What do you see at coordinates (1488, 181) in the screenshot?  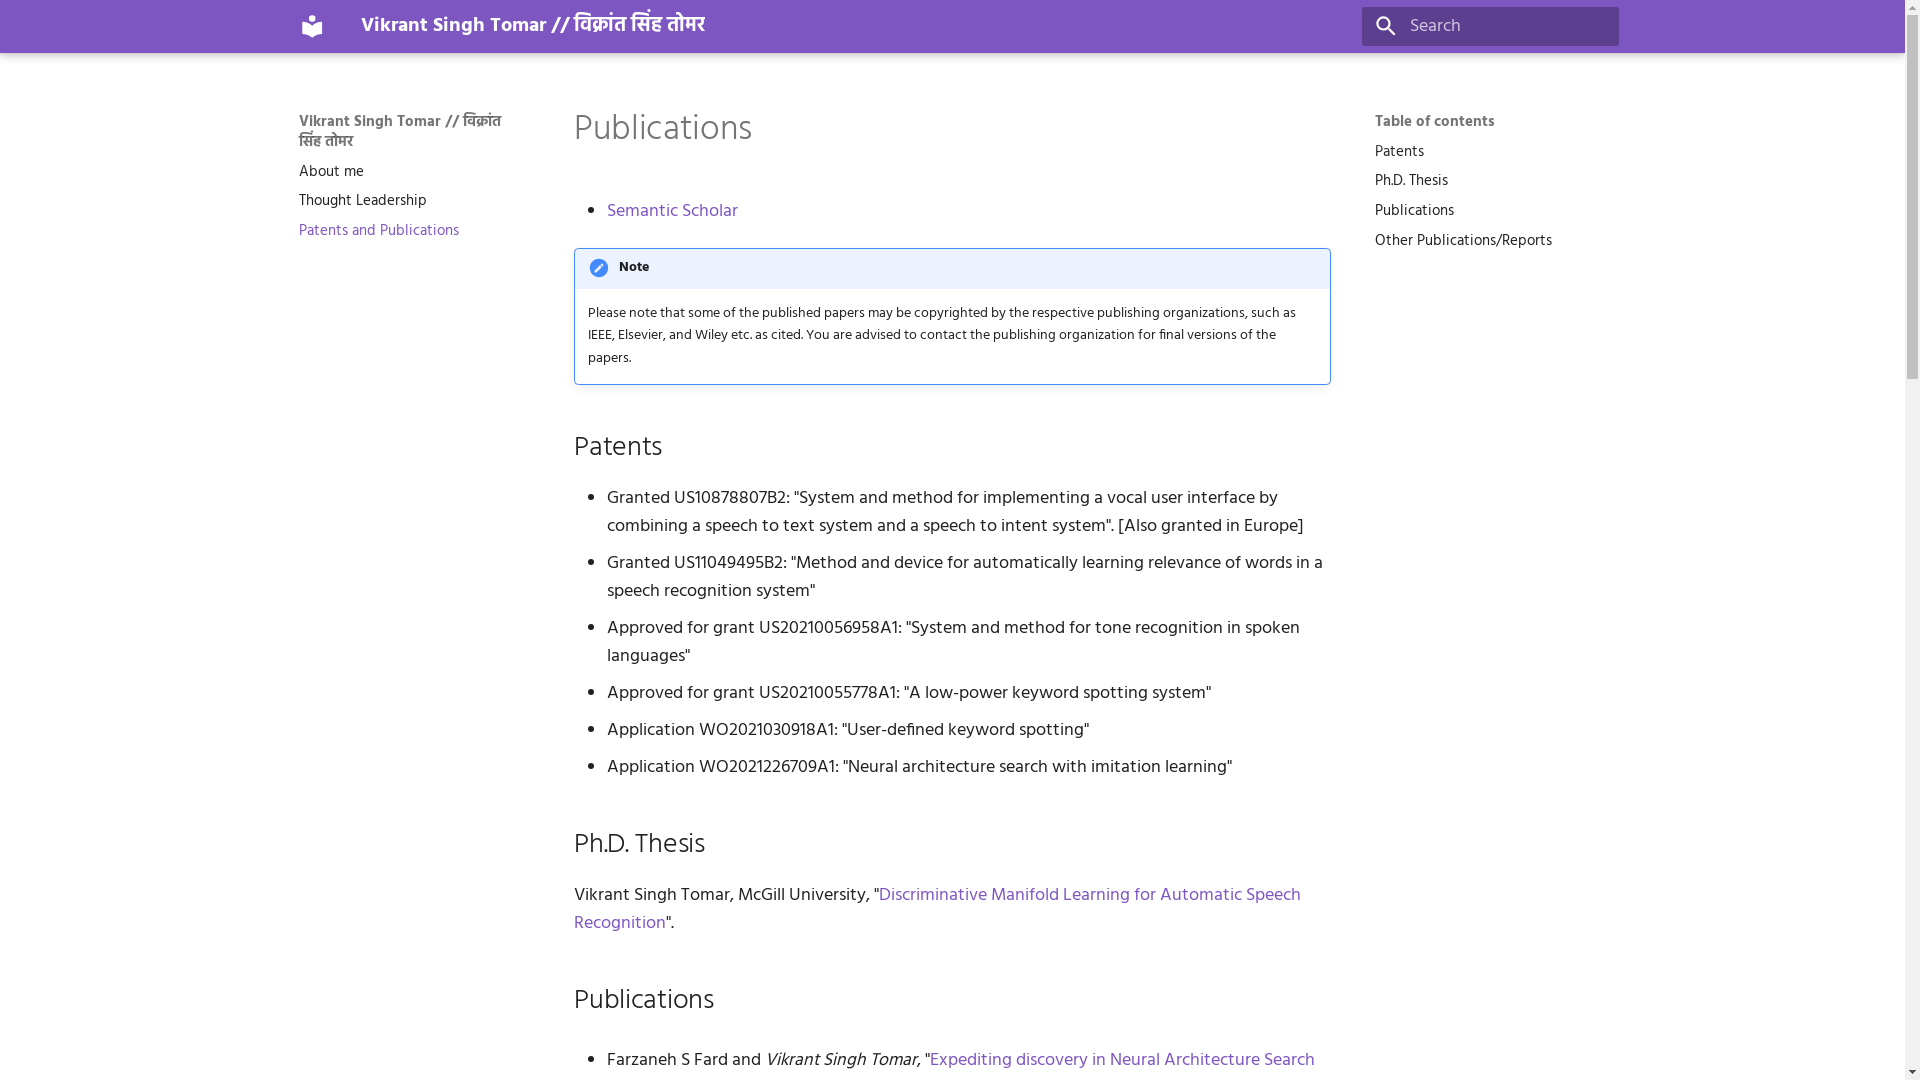 I see `'Ph.D. Thesis'` at bounding box center [1488, 181].